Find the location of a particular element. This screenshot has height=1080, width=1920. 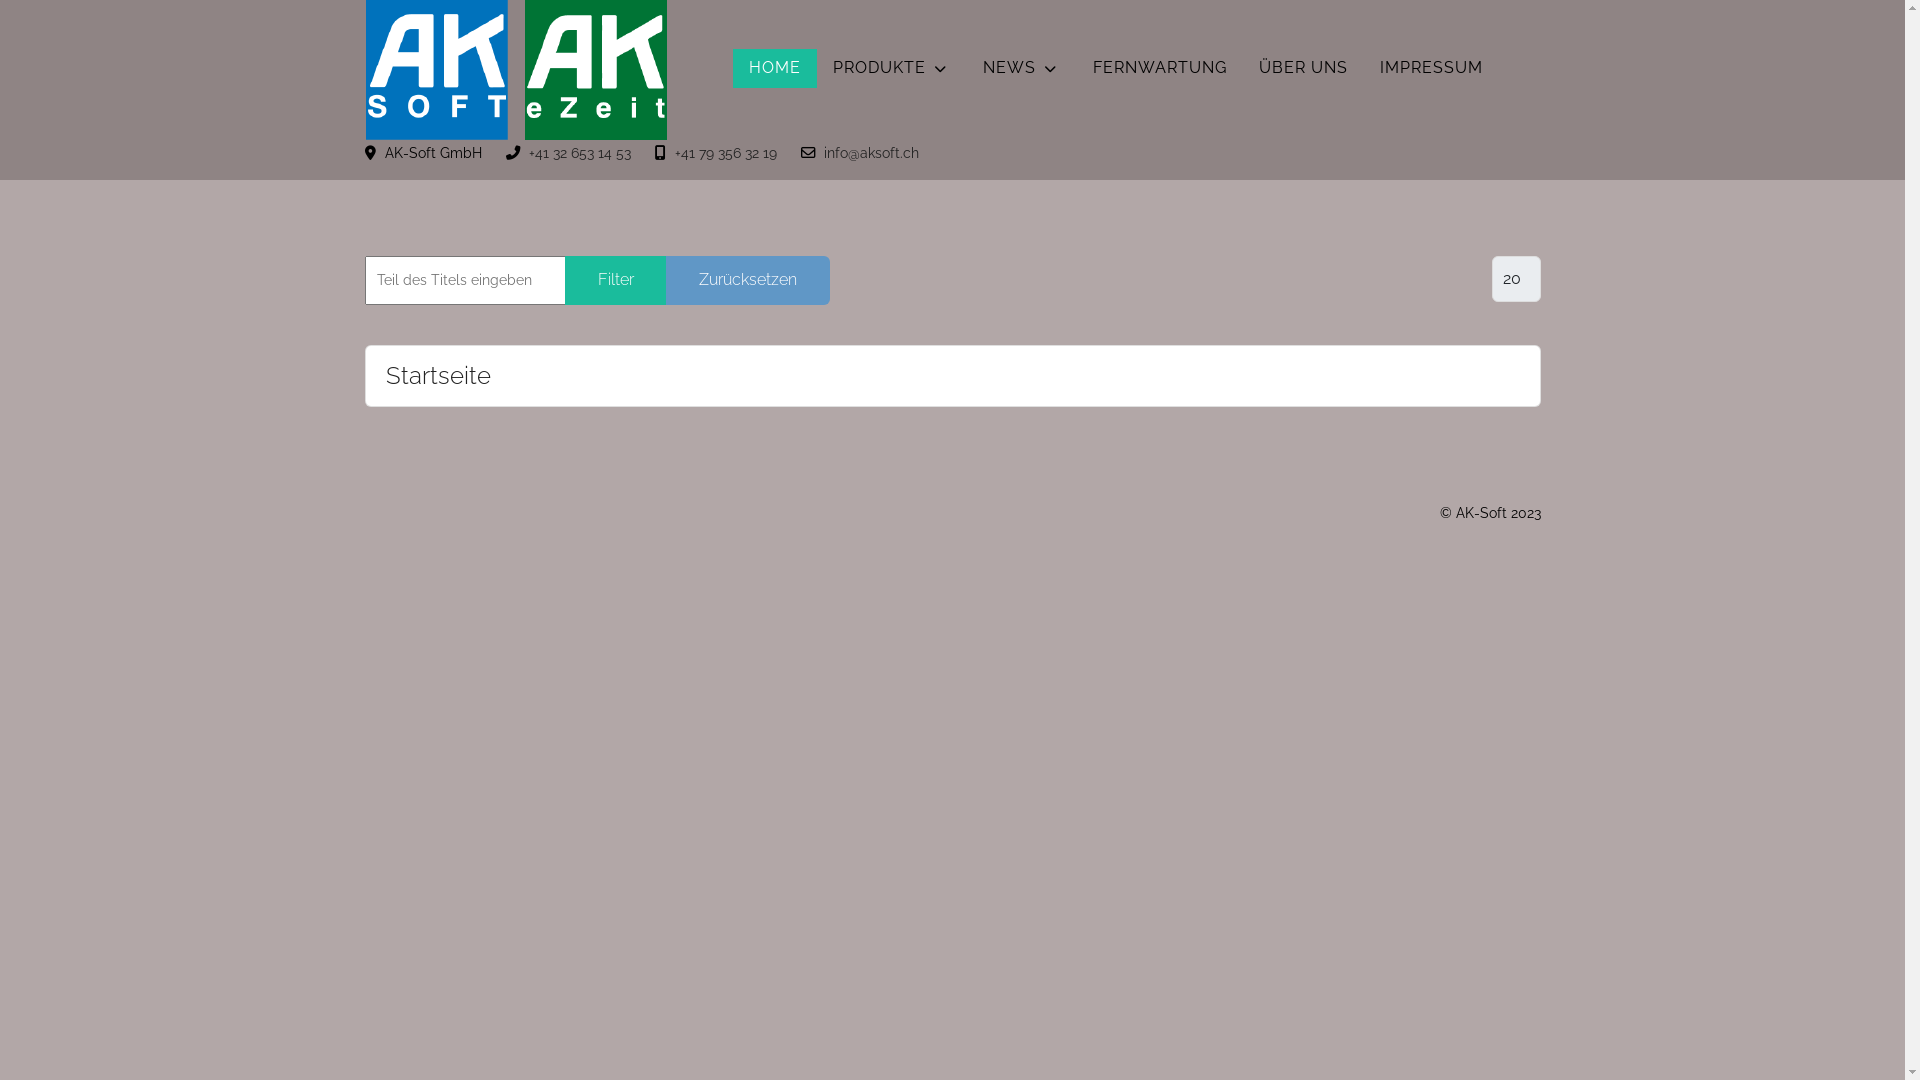

'PRODUKTE' is located at coordinates (890, 67).